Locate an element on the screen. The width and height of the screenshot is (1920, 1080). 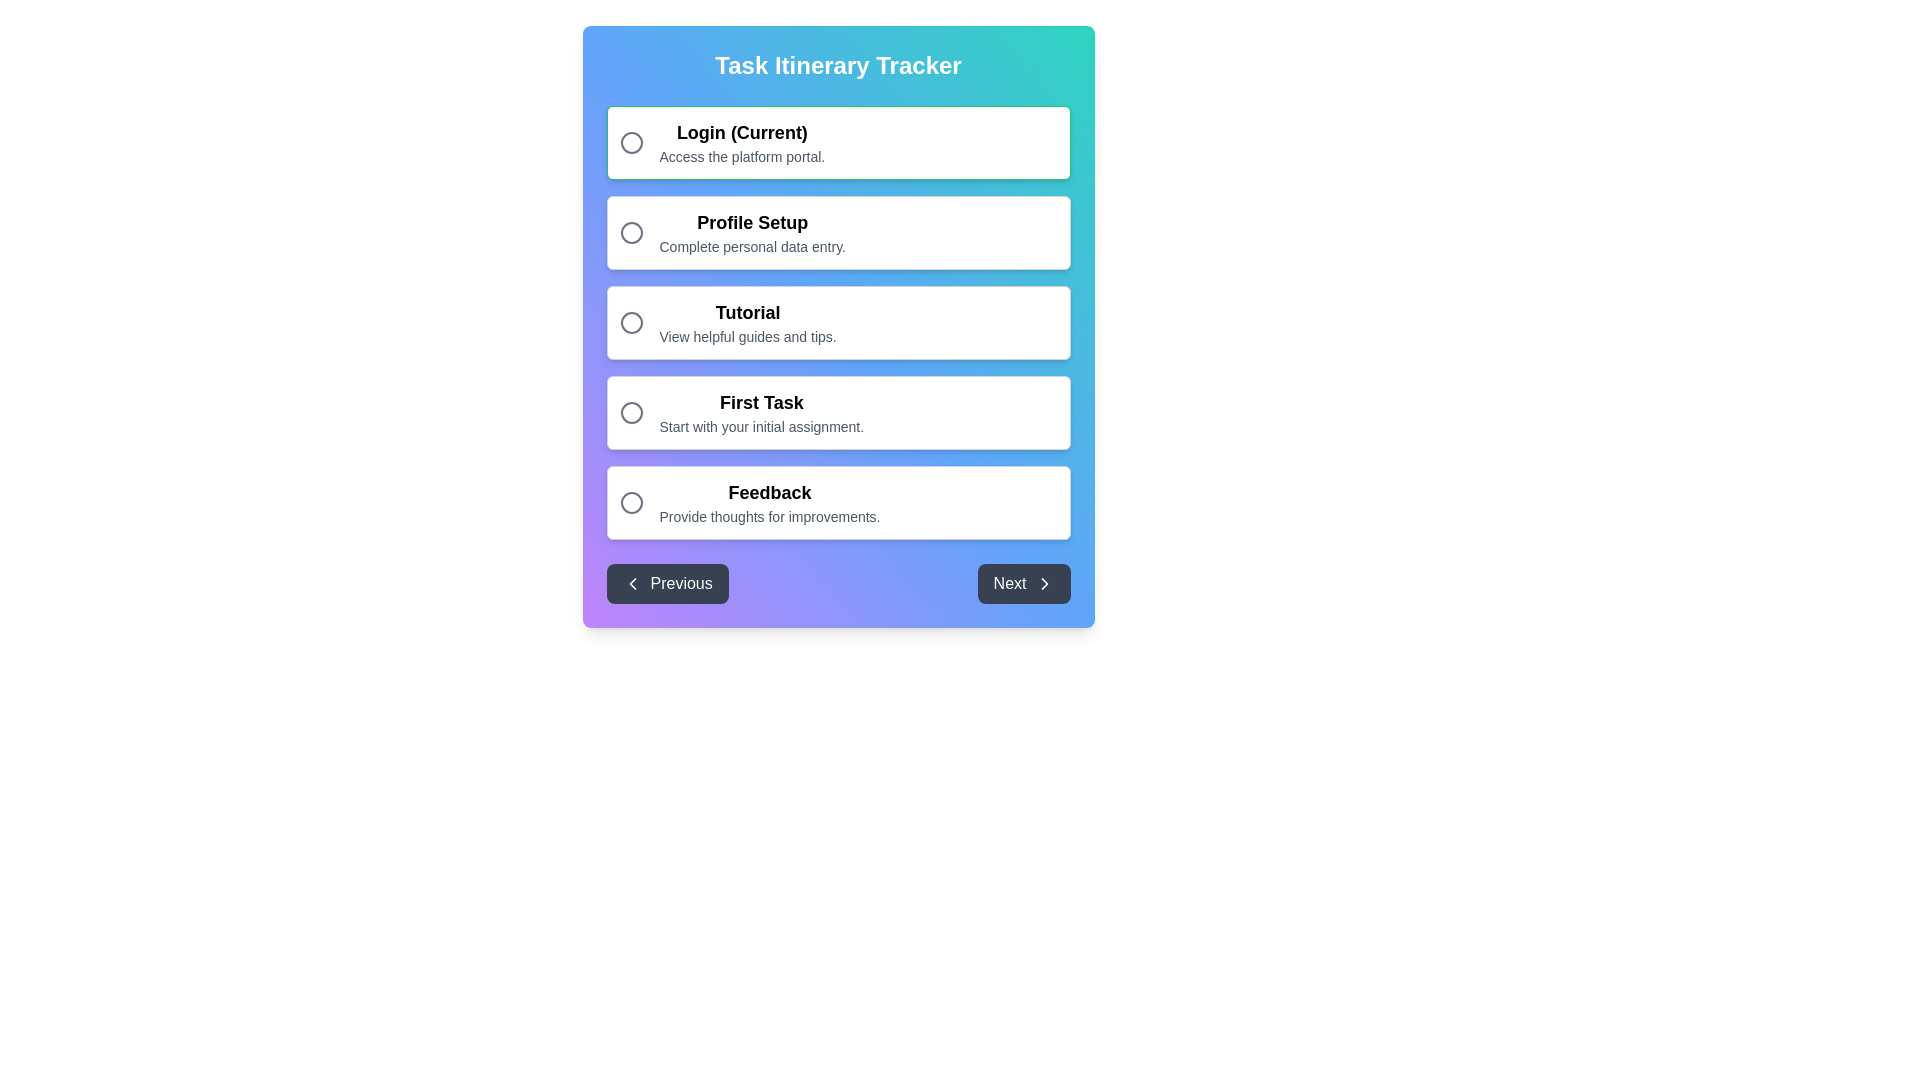
the text label or header that serves as the title for the Feedback task, located above the subtitle 'Provide thoughts for improvements.' is located at coordinates (768, 493).